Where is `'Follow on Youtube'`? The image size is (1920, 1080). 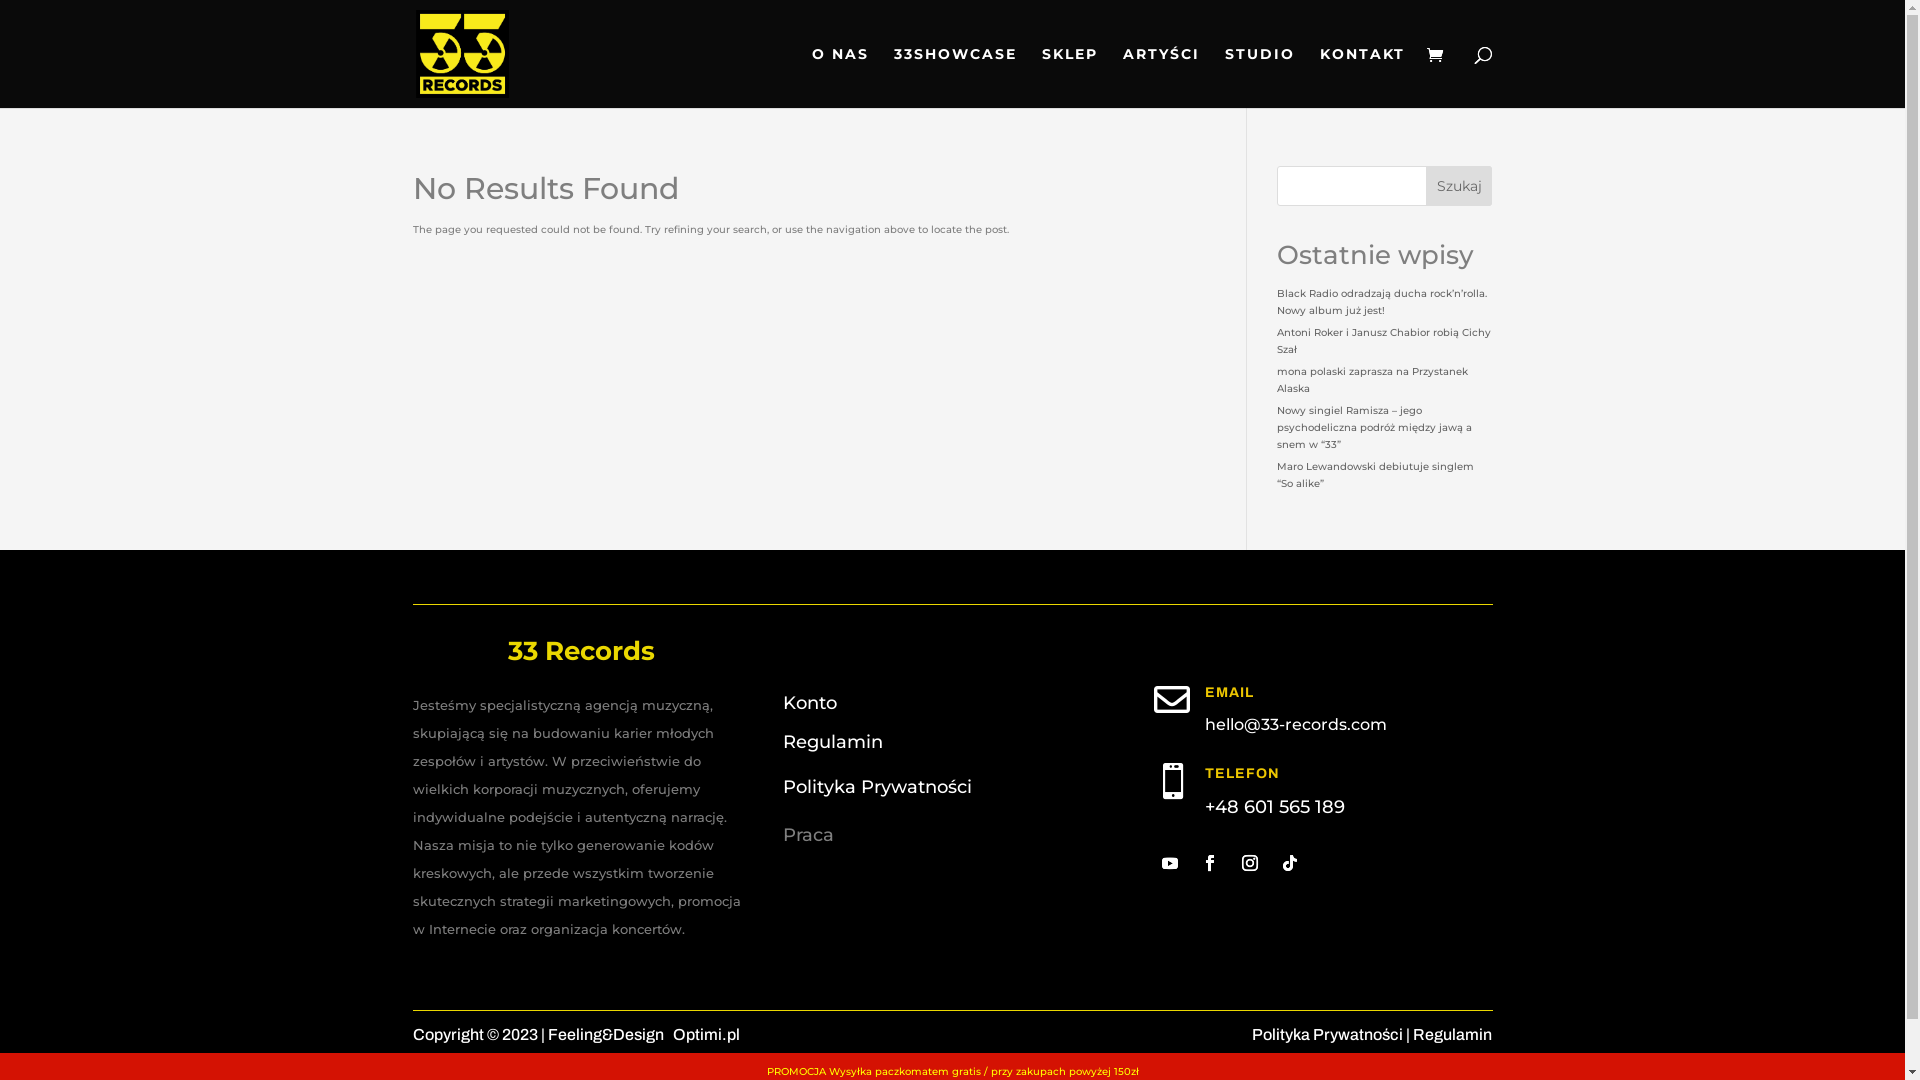
'Follow on Youtube' is located at coordinates (1153, 862).